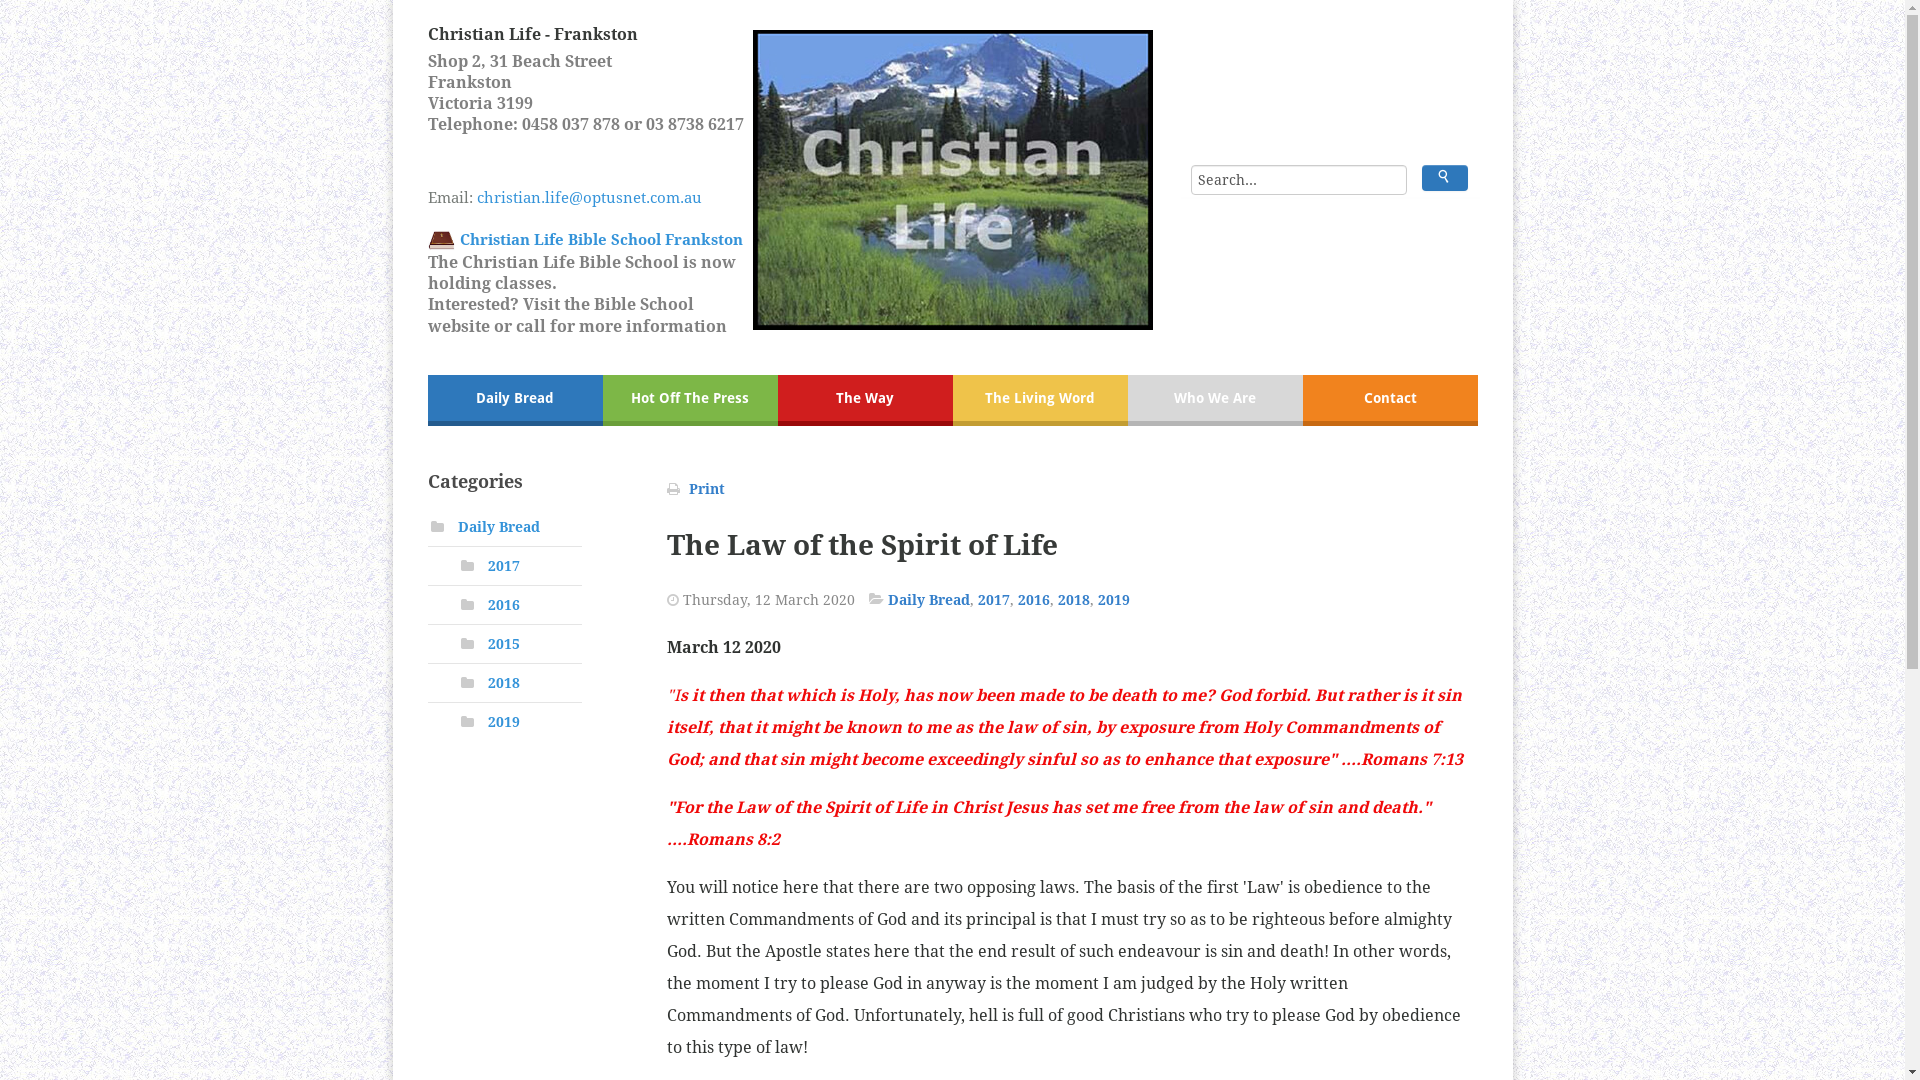 This screenshot has height=1080, width=1920. What do you see at coordinates (504, 604) in the screenshot?
I see `'2016'` at bounding box center [504, 604].